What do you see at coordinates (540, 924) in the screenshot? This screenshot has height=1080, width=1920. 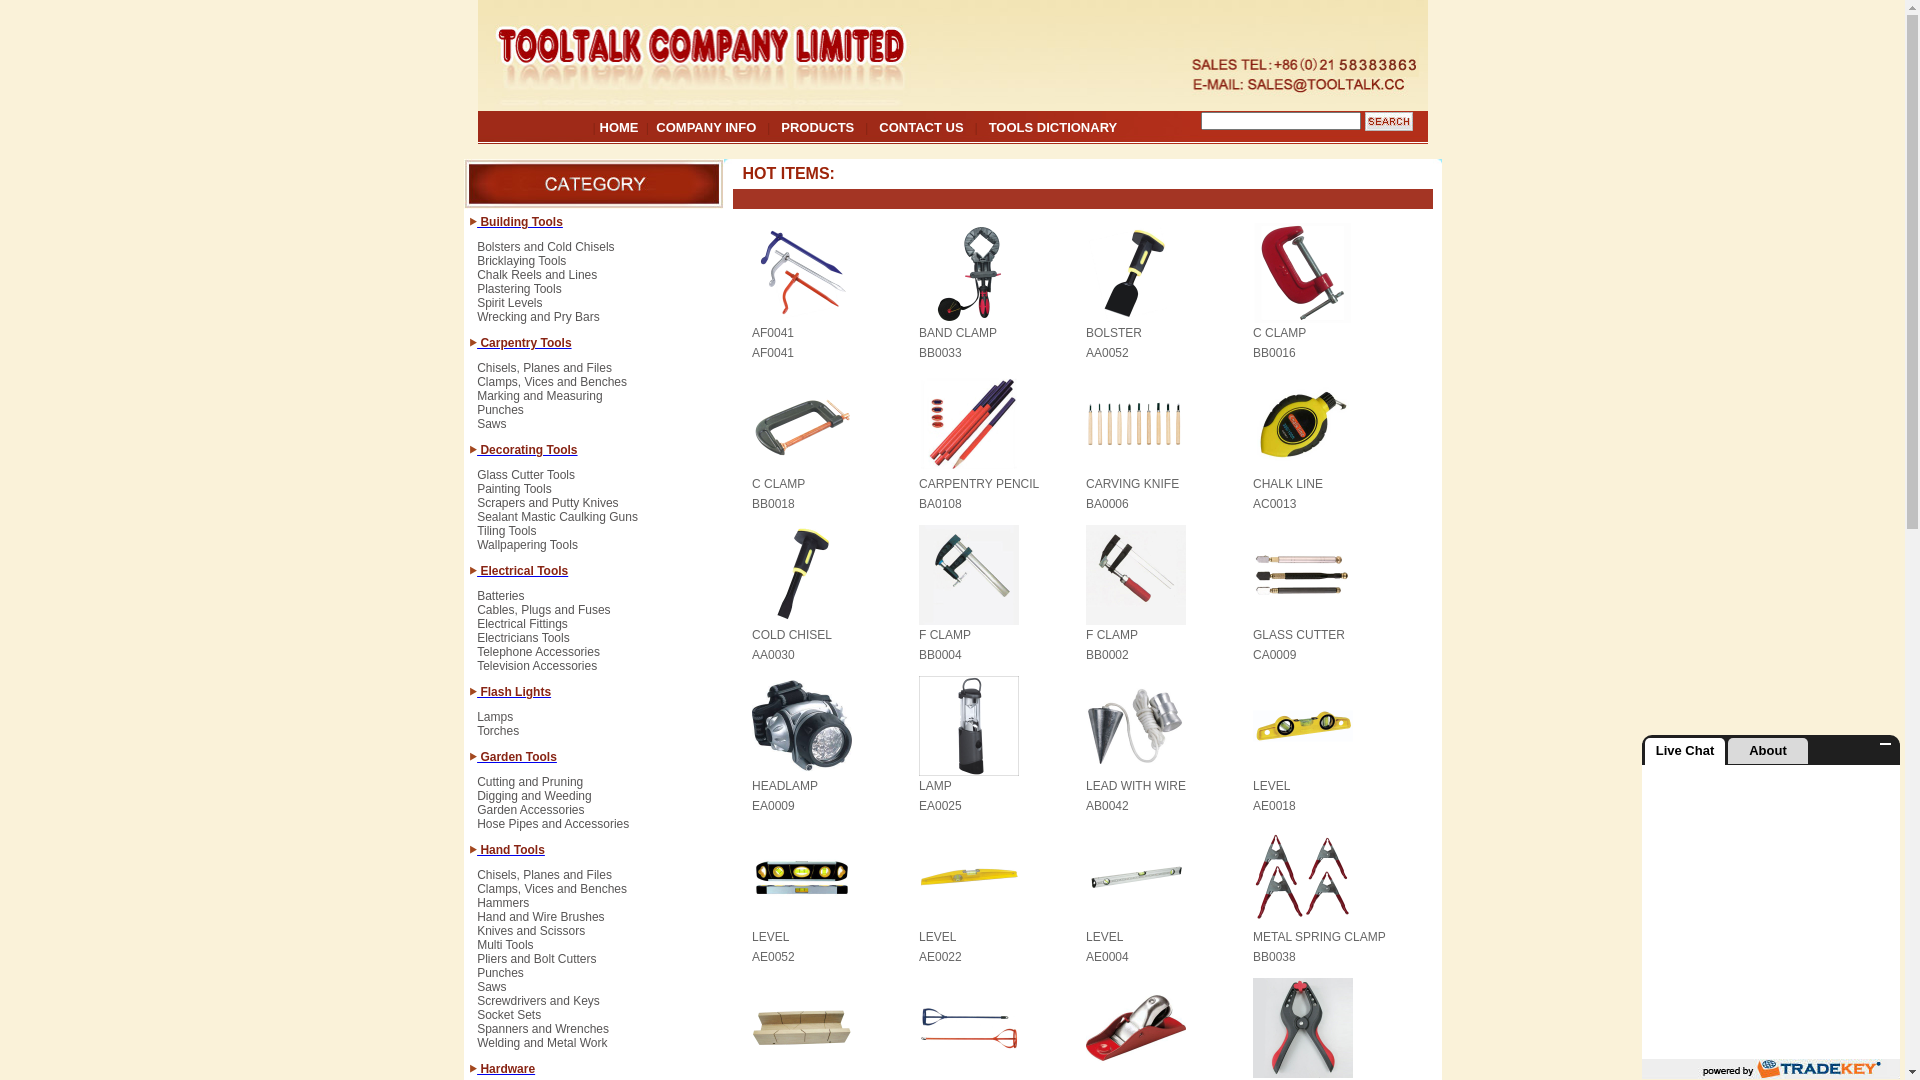 I see `'Hand and Wire Brushes'` at bounding box center [540, 924].